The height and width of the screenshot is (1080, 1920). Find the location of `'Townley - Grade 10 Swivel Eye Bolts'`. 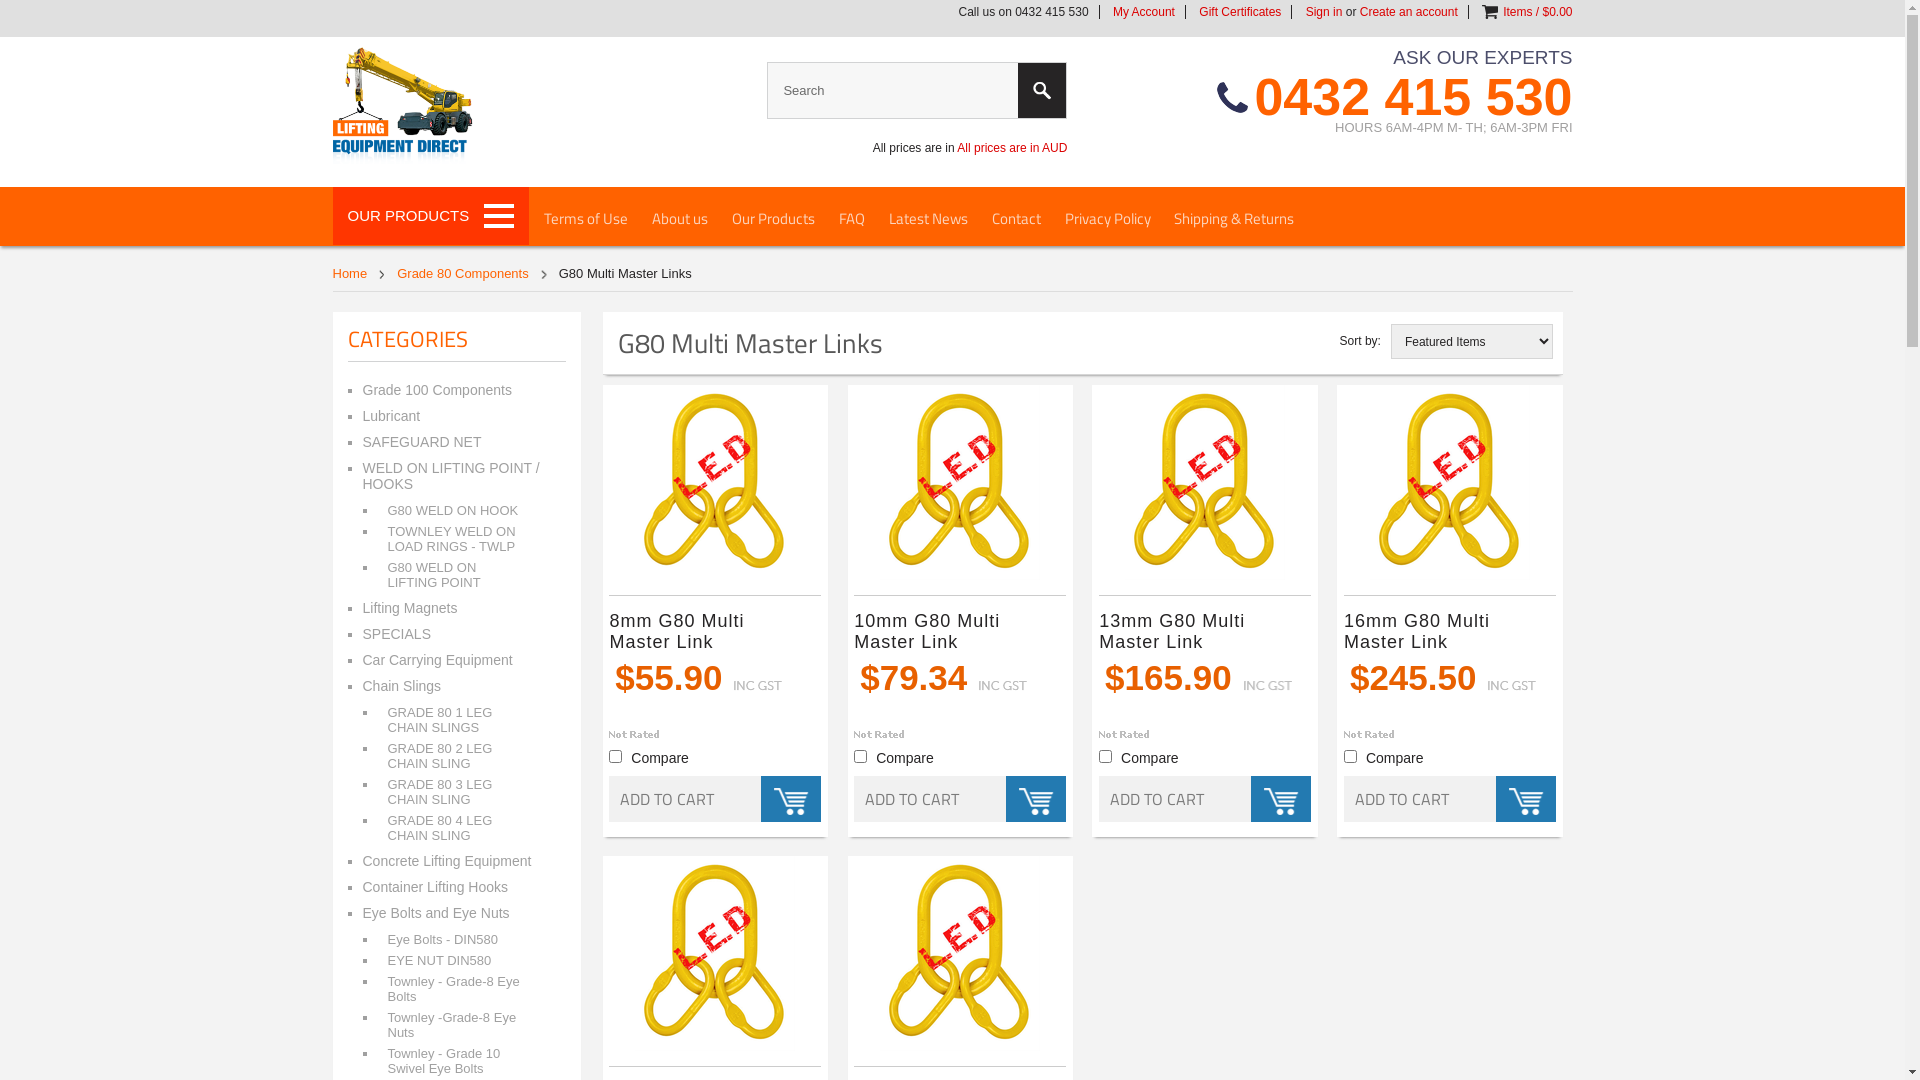

'Townley - Grade 10 Swivel Eye Bolts' is located at coordinates (456, 1059).